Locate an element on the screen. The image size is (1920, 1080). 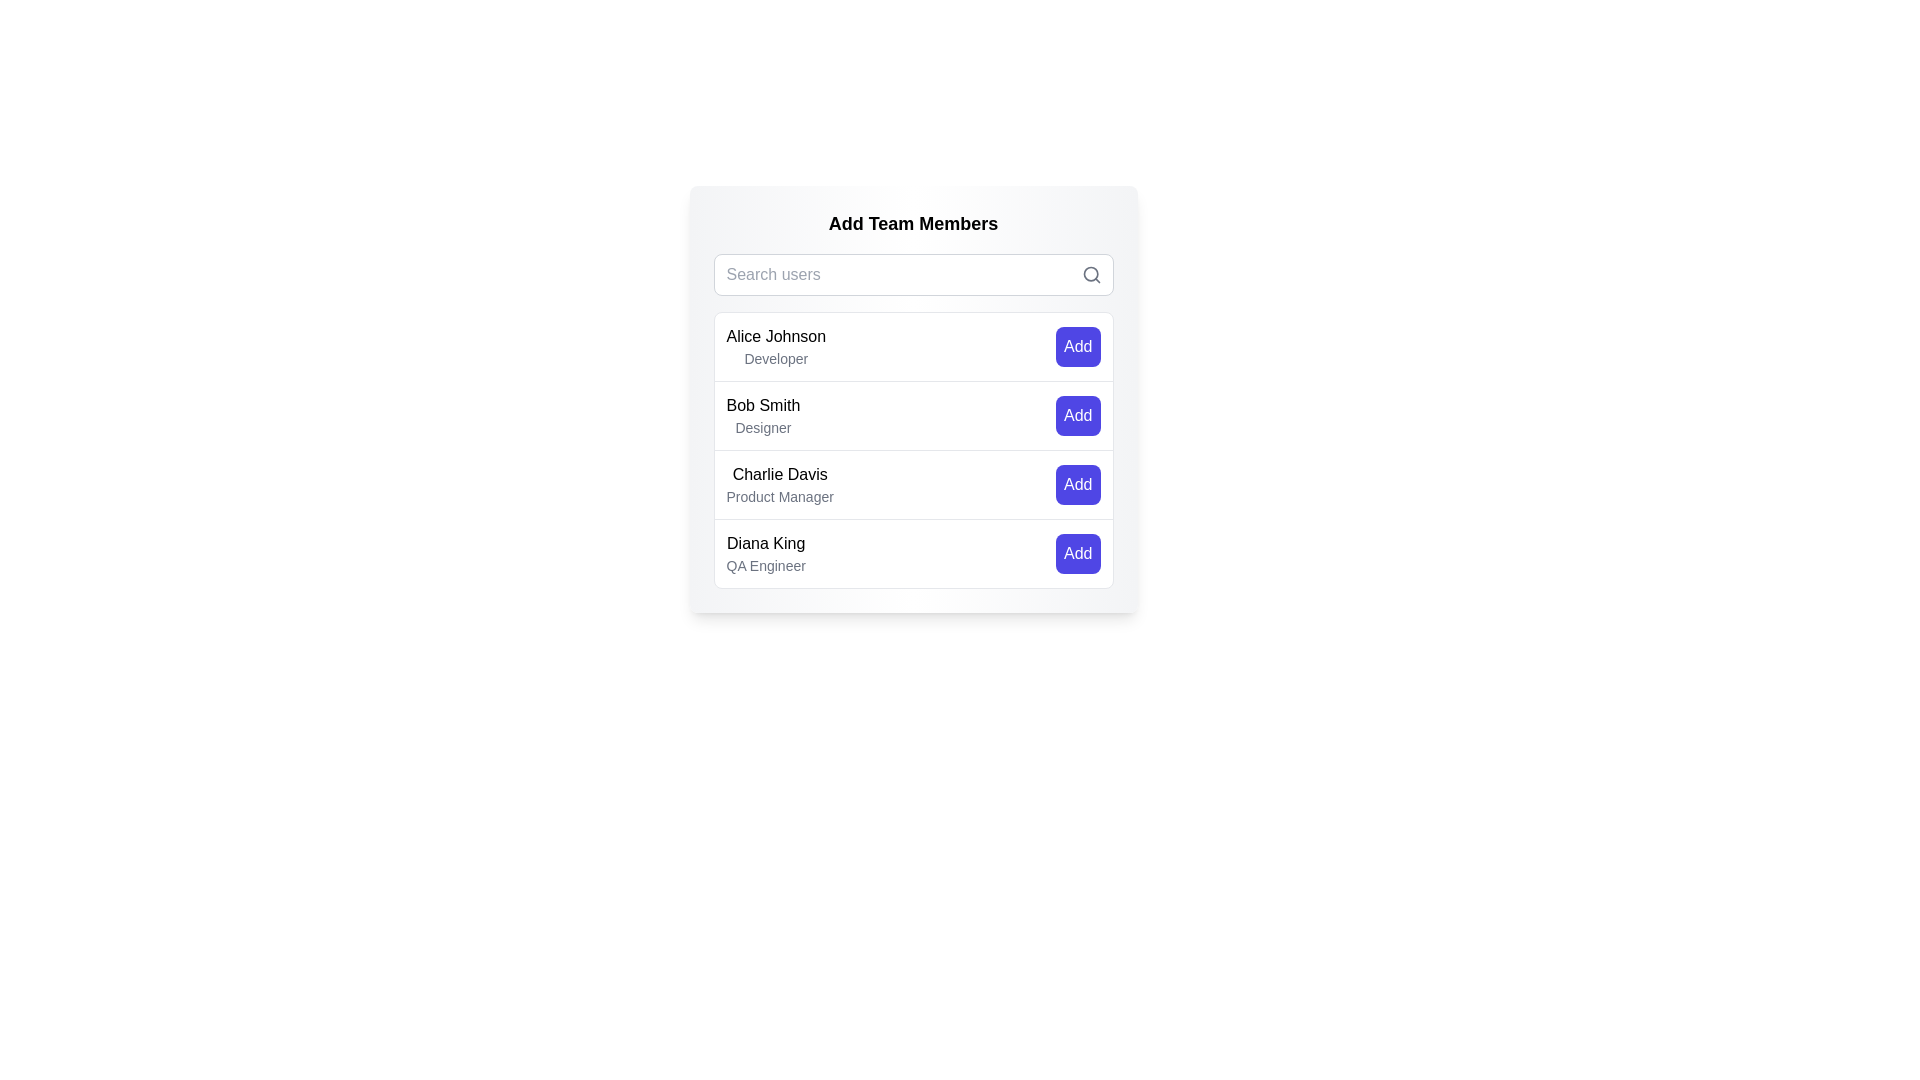
displayed information of the fourth team member entry in the list, which includes their name and role, located at the bottom of the list is located at coordinates (912, 553).